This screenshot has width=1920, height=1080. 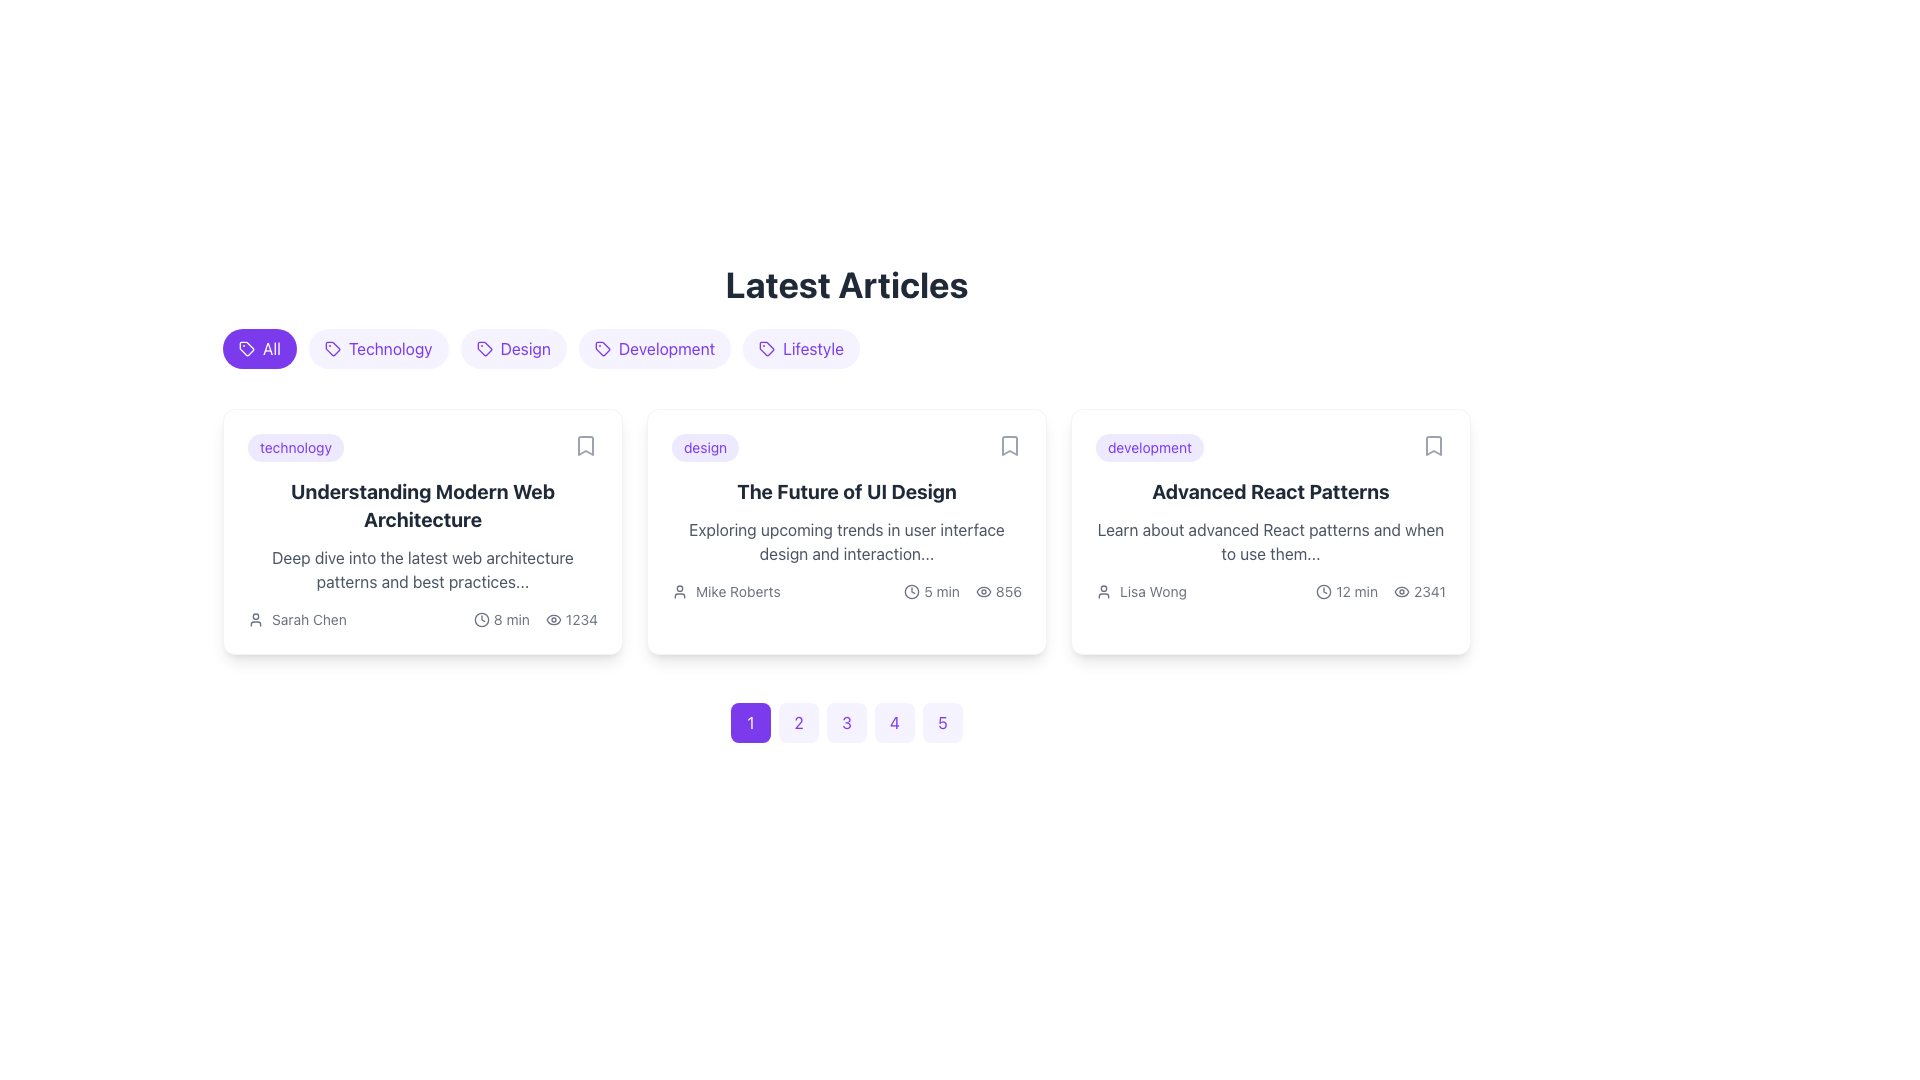 I want to click on information presented in the Author attribution label, which shows the text 'Mike Roberts' next to a user icon, located at the bottom-left of the card titled 'The Future of UI Design', so click(x=725, y=590).